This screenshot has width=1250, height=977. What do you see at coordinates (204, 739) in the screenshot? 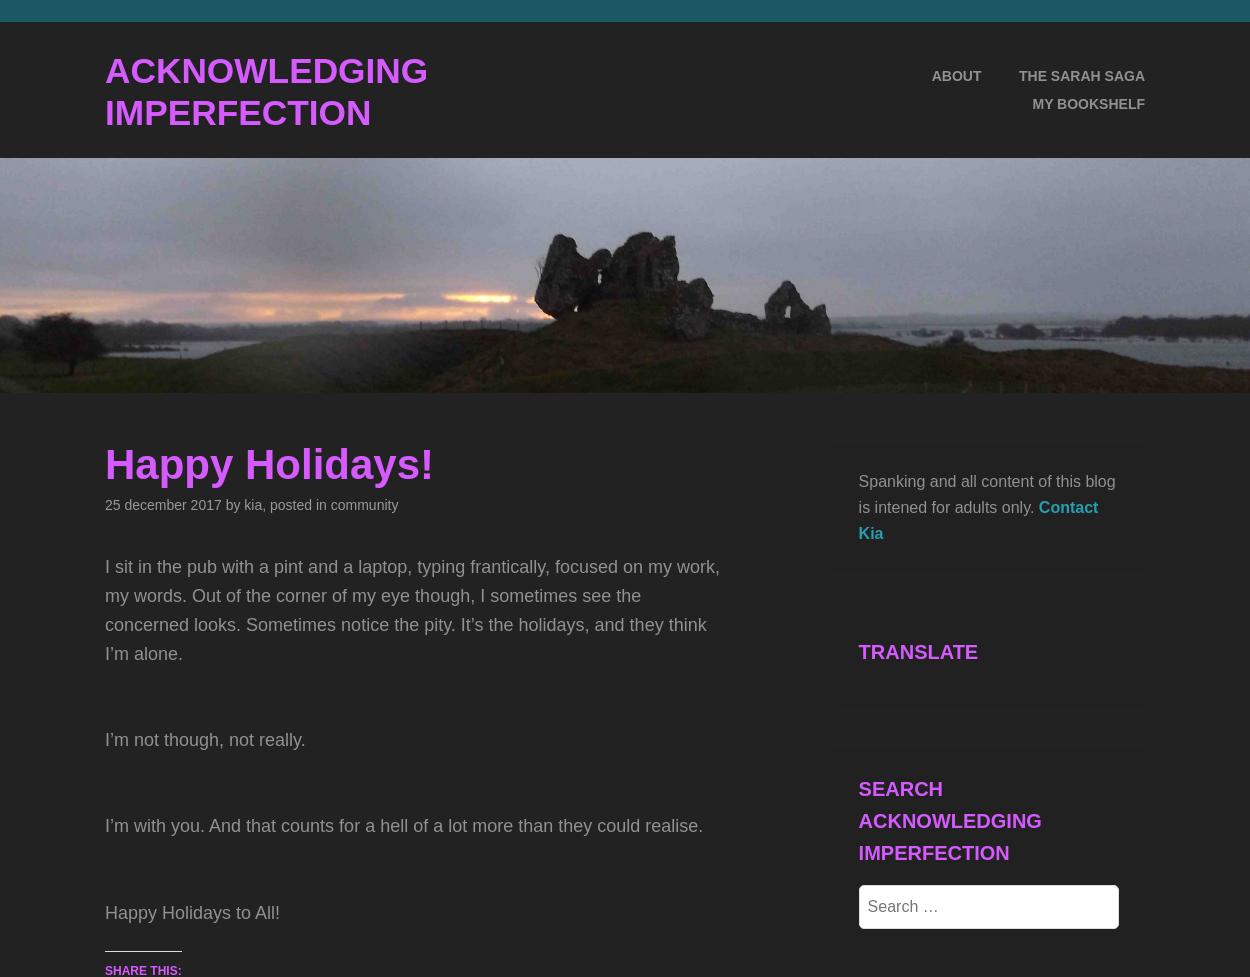
I see `'I’m not though, not really.'` at bounding box center [204, 739].